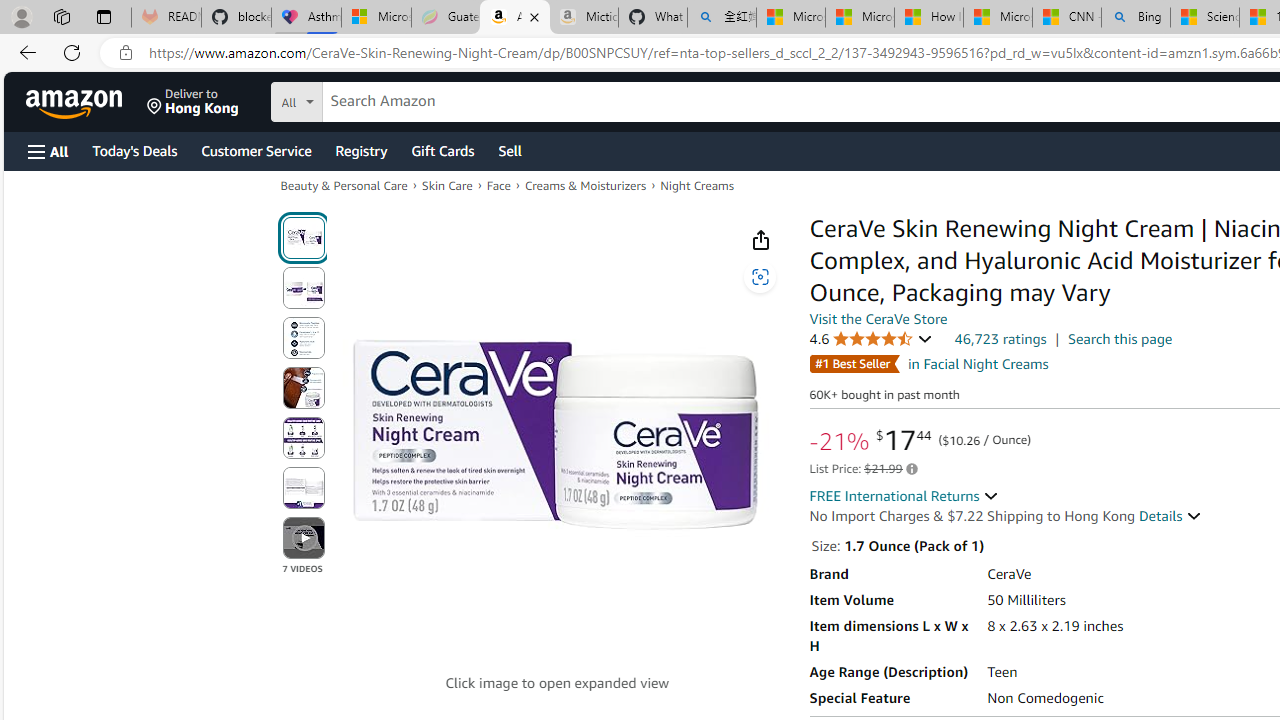 The image size is (1280, 720). Describe the element at coordinates (344, 185) in the screenshot. I see `'Beauty & Personal Care'` at that location.